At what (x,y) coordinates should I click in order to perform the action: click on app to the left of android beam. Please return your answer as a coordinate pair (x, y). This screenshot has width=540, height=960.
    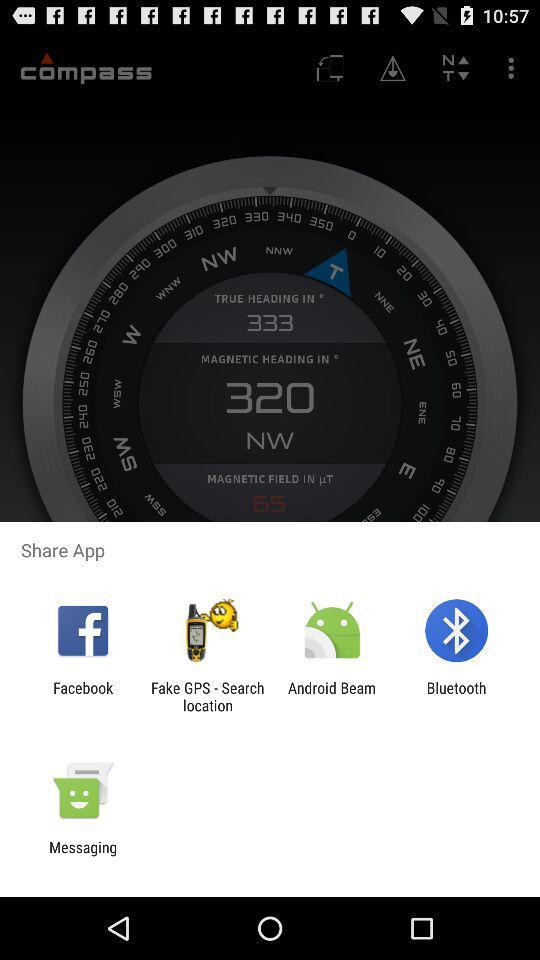
    Looking at the image, I should click on (206, 696).